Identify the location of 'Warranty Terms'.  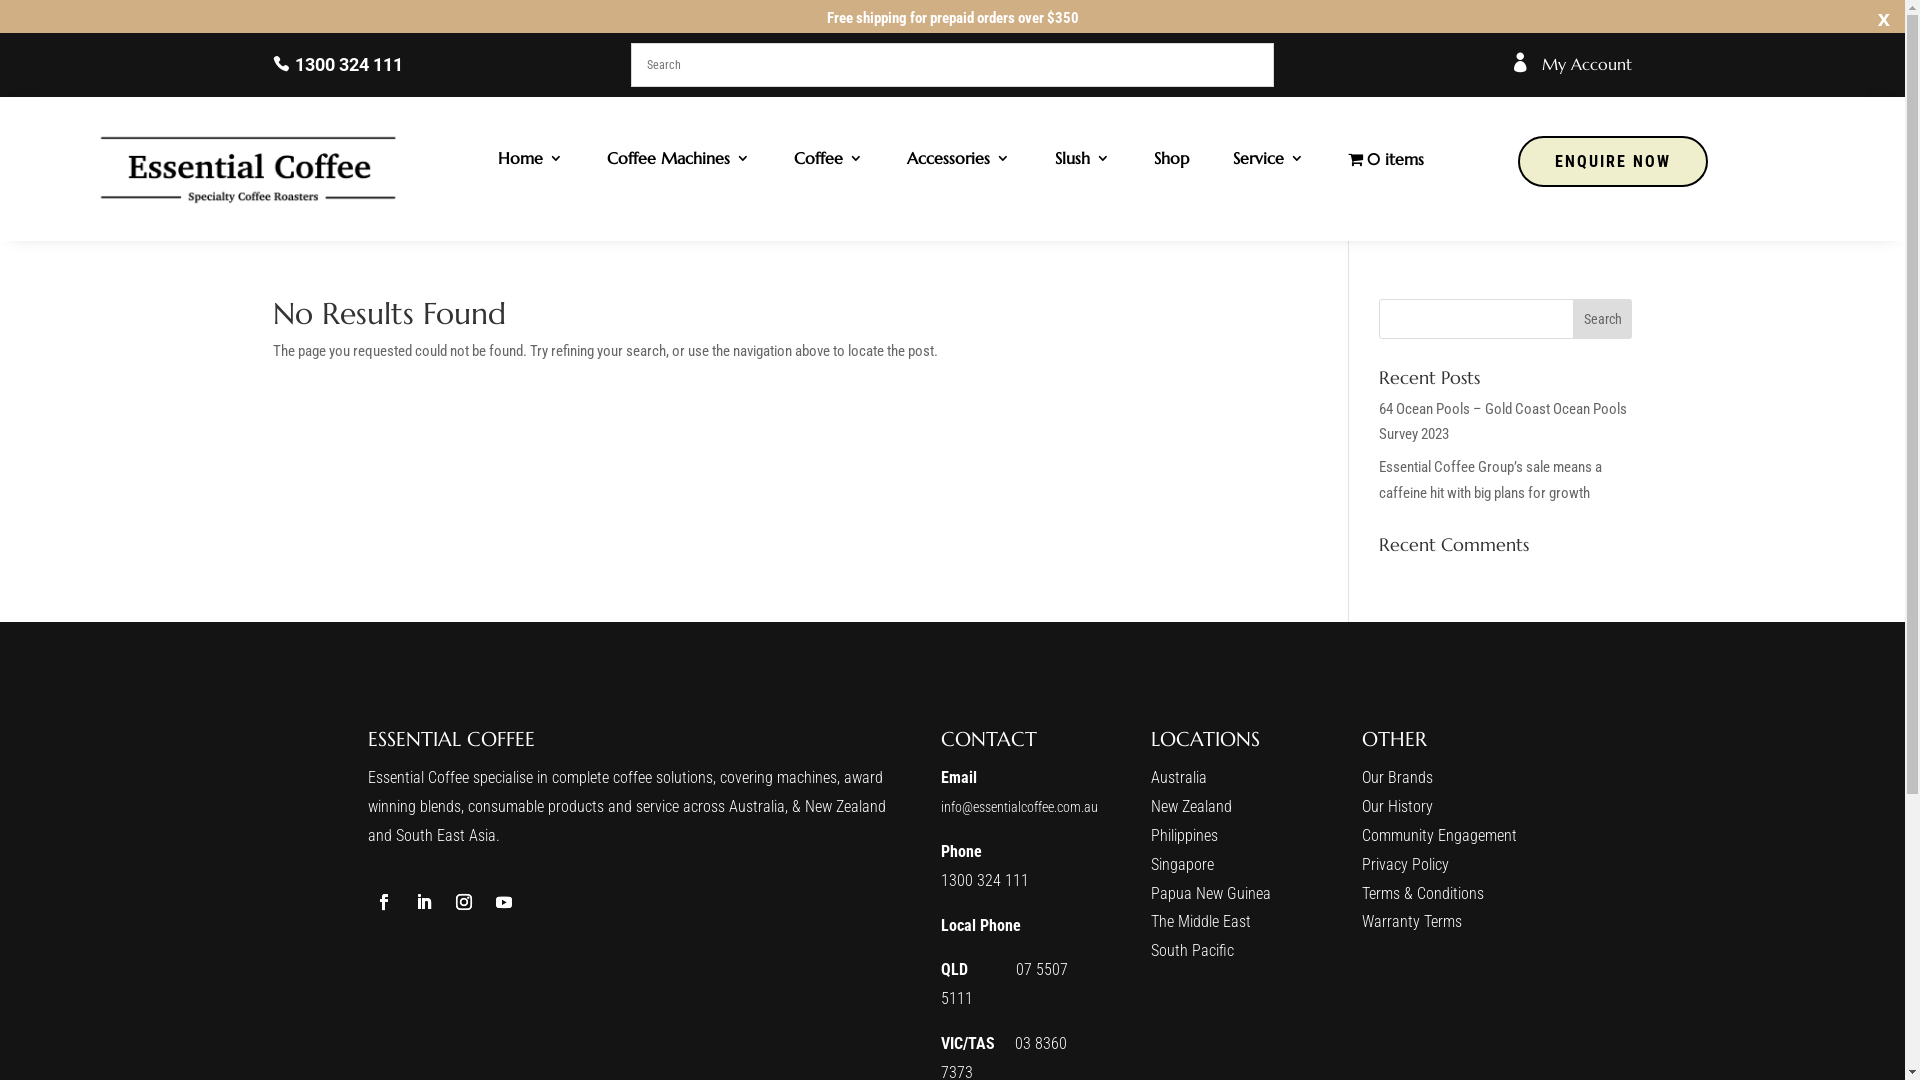
(1410, 921).